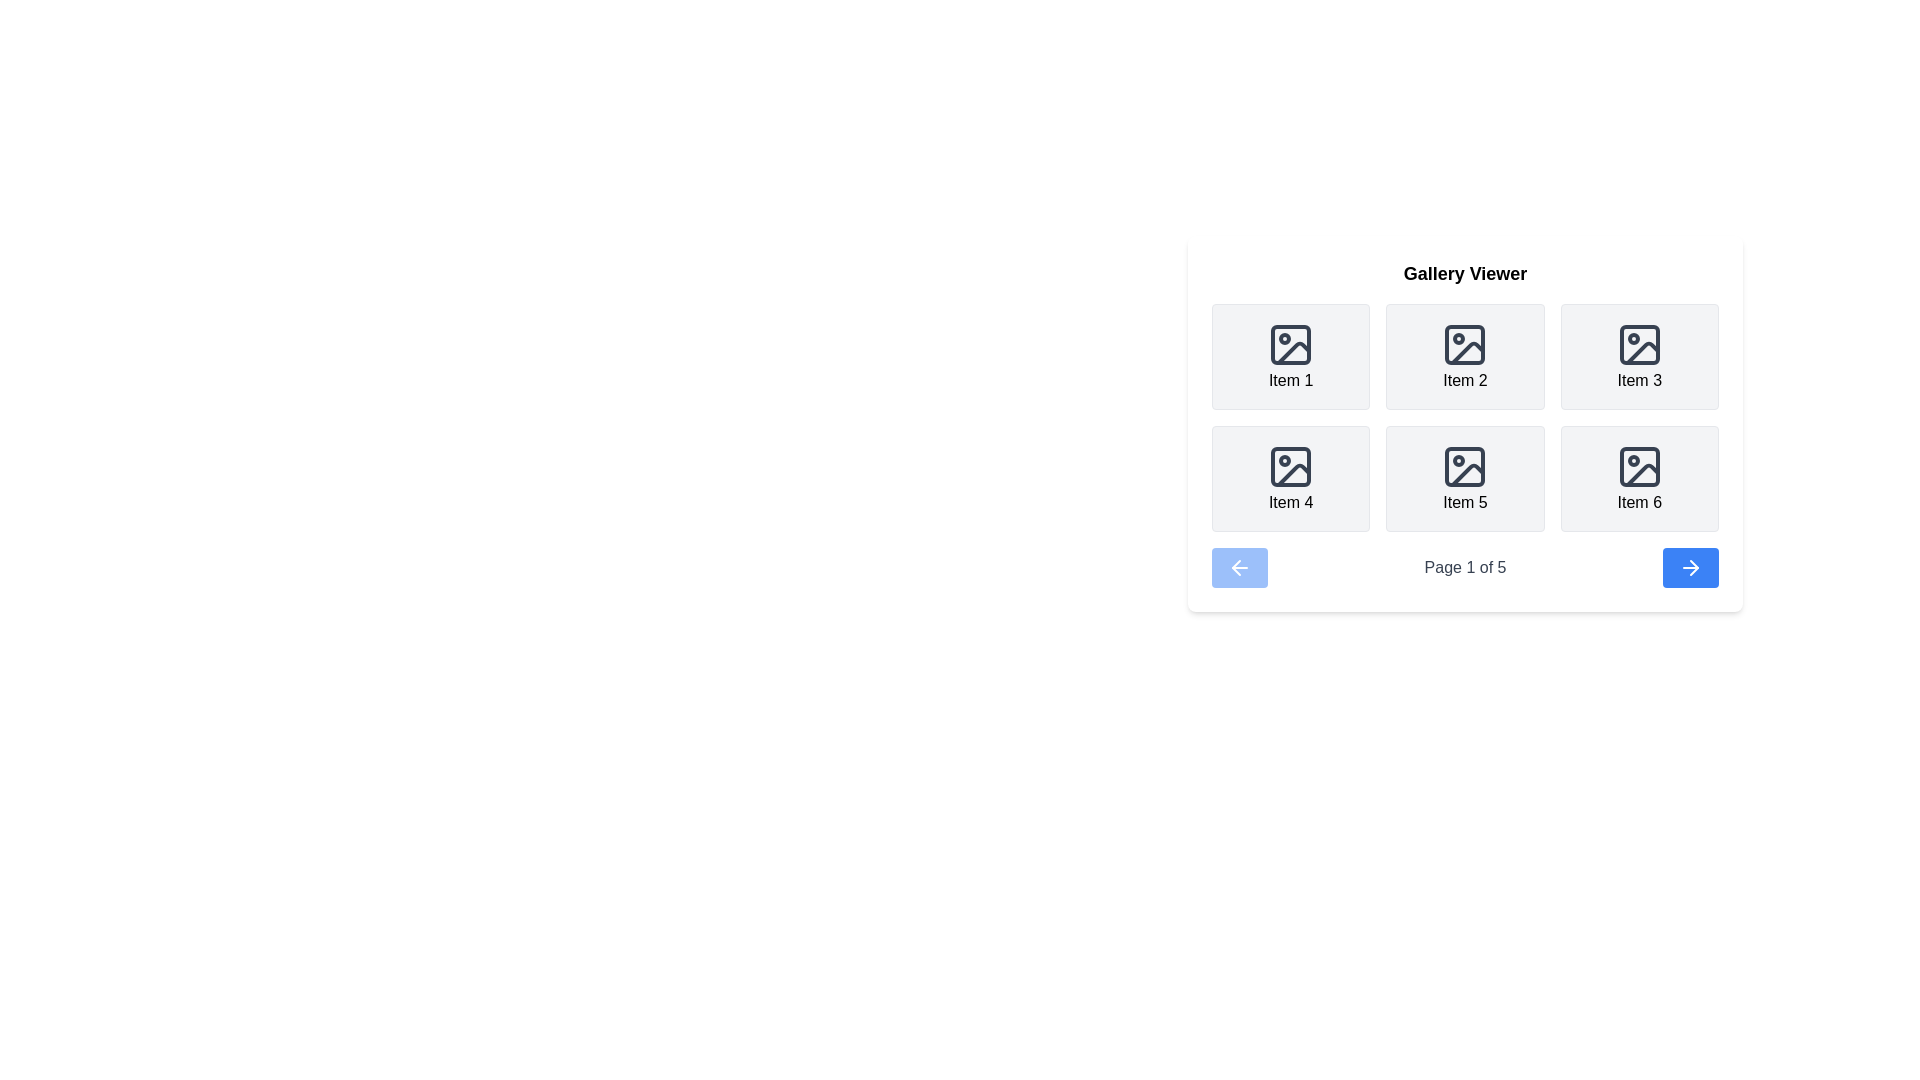 The height and width of the screenshot is (1080, 1920). What do you see at coordinates (1689, 567) in the screenshot?
I see `the navigation button located at the bottom-right corner of the pagination controls` at bounding box center [1689, 567].